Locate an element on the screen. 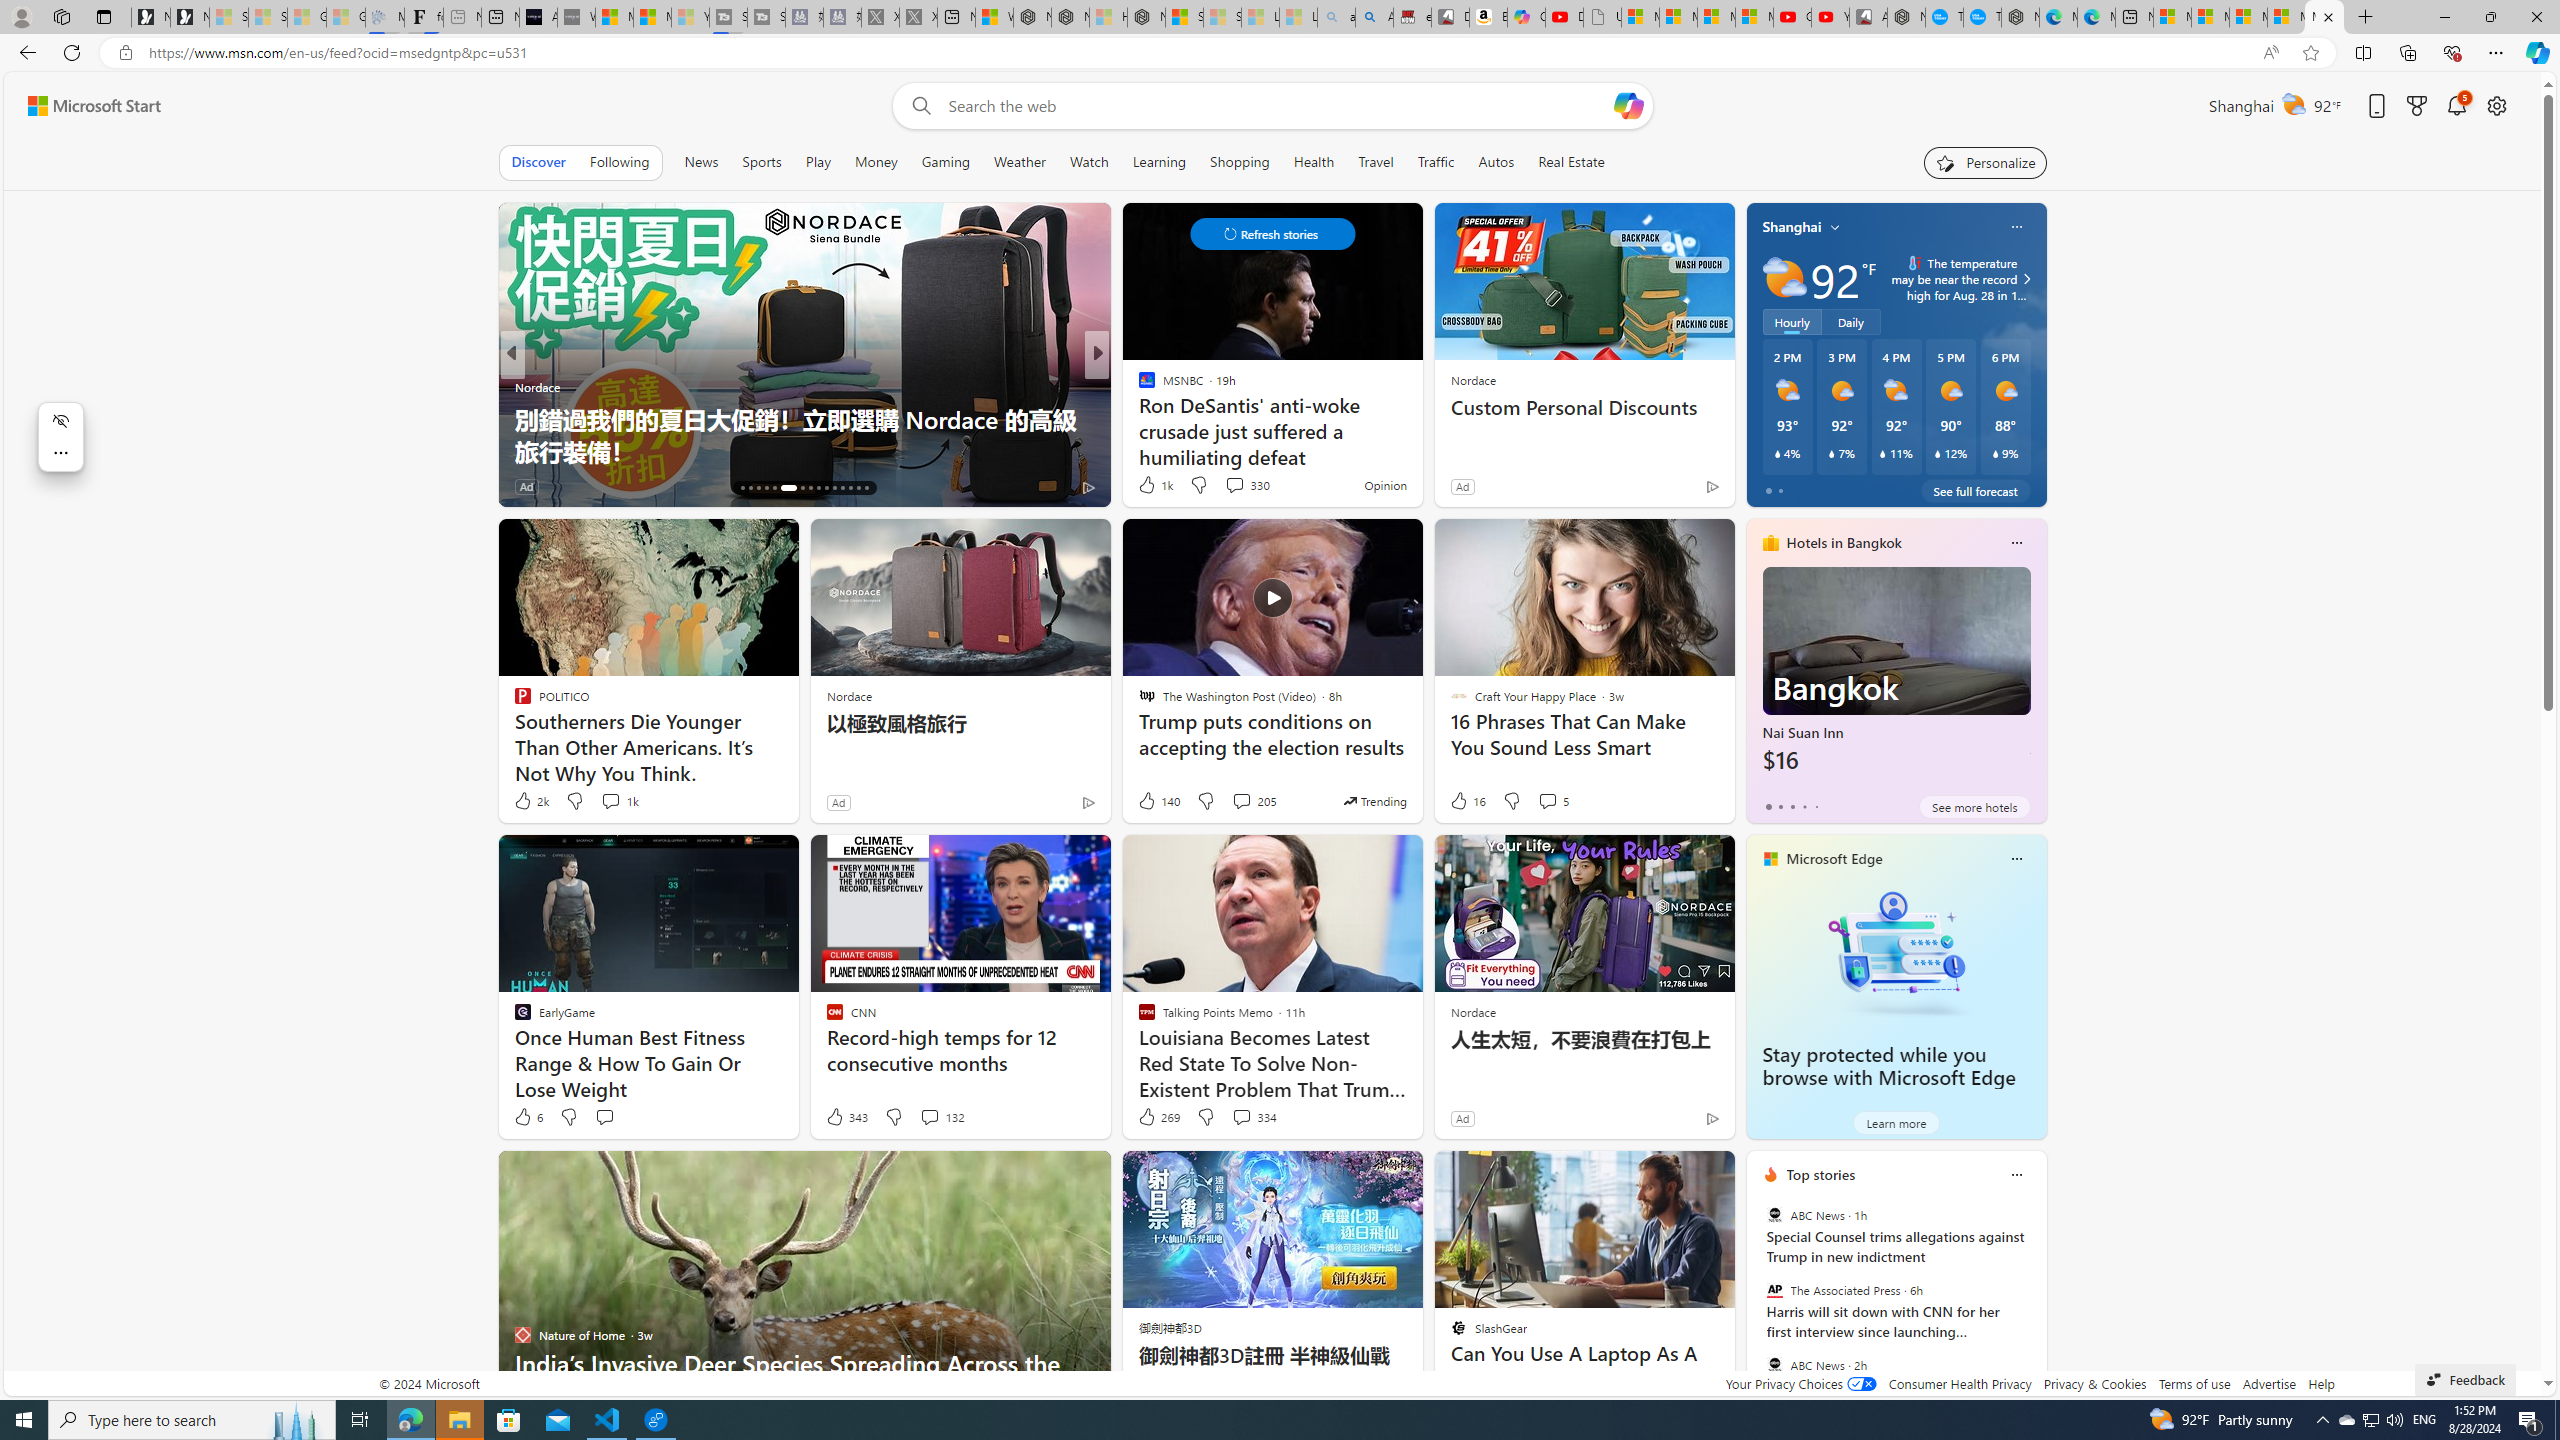 This screenshot has width=2560, height=1440. 'See more hotels' is located at coordinates (1974, 807).